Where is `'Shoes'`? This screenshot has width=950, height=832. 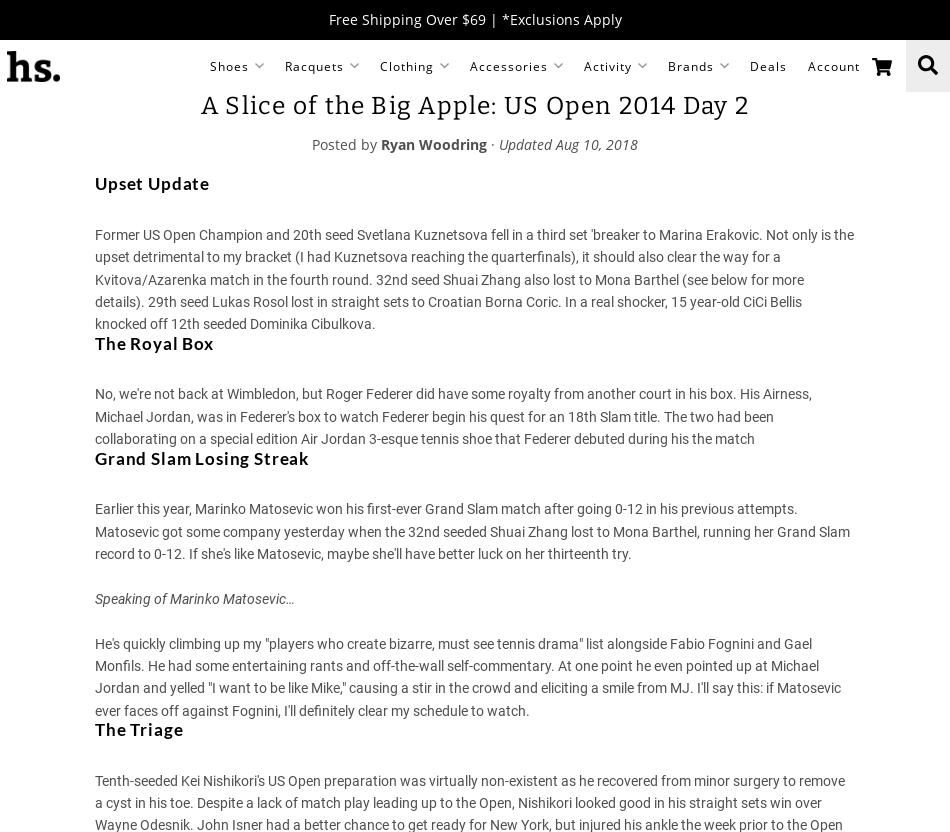 'Shoes' is located at coordinates (228, 64).